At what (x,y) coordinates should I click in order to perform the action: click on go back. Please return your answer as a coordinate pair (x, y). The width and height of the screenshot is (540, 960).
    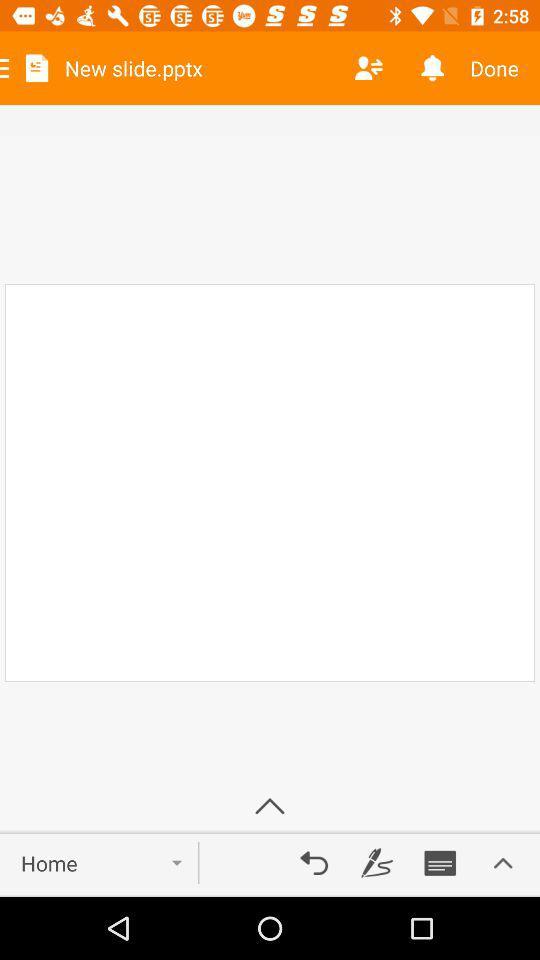
    Looking at the image, I should click on (314, 862).